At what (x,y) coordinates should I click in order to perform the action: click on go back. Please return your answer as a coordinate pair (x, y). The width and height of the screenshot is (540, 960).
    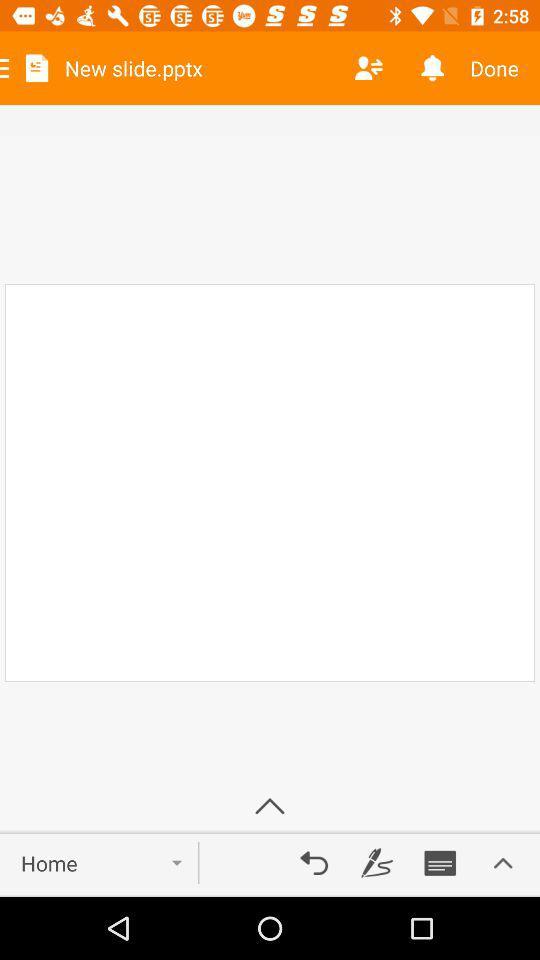
    Looking at the image, I should click on (314, 862).